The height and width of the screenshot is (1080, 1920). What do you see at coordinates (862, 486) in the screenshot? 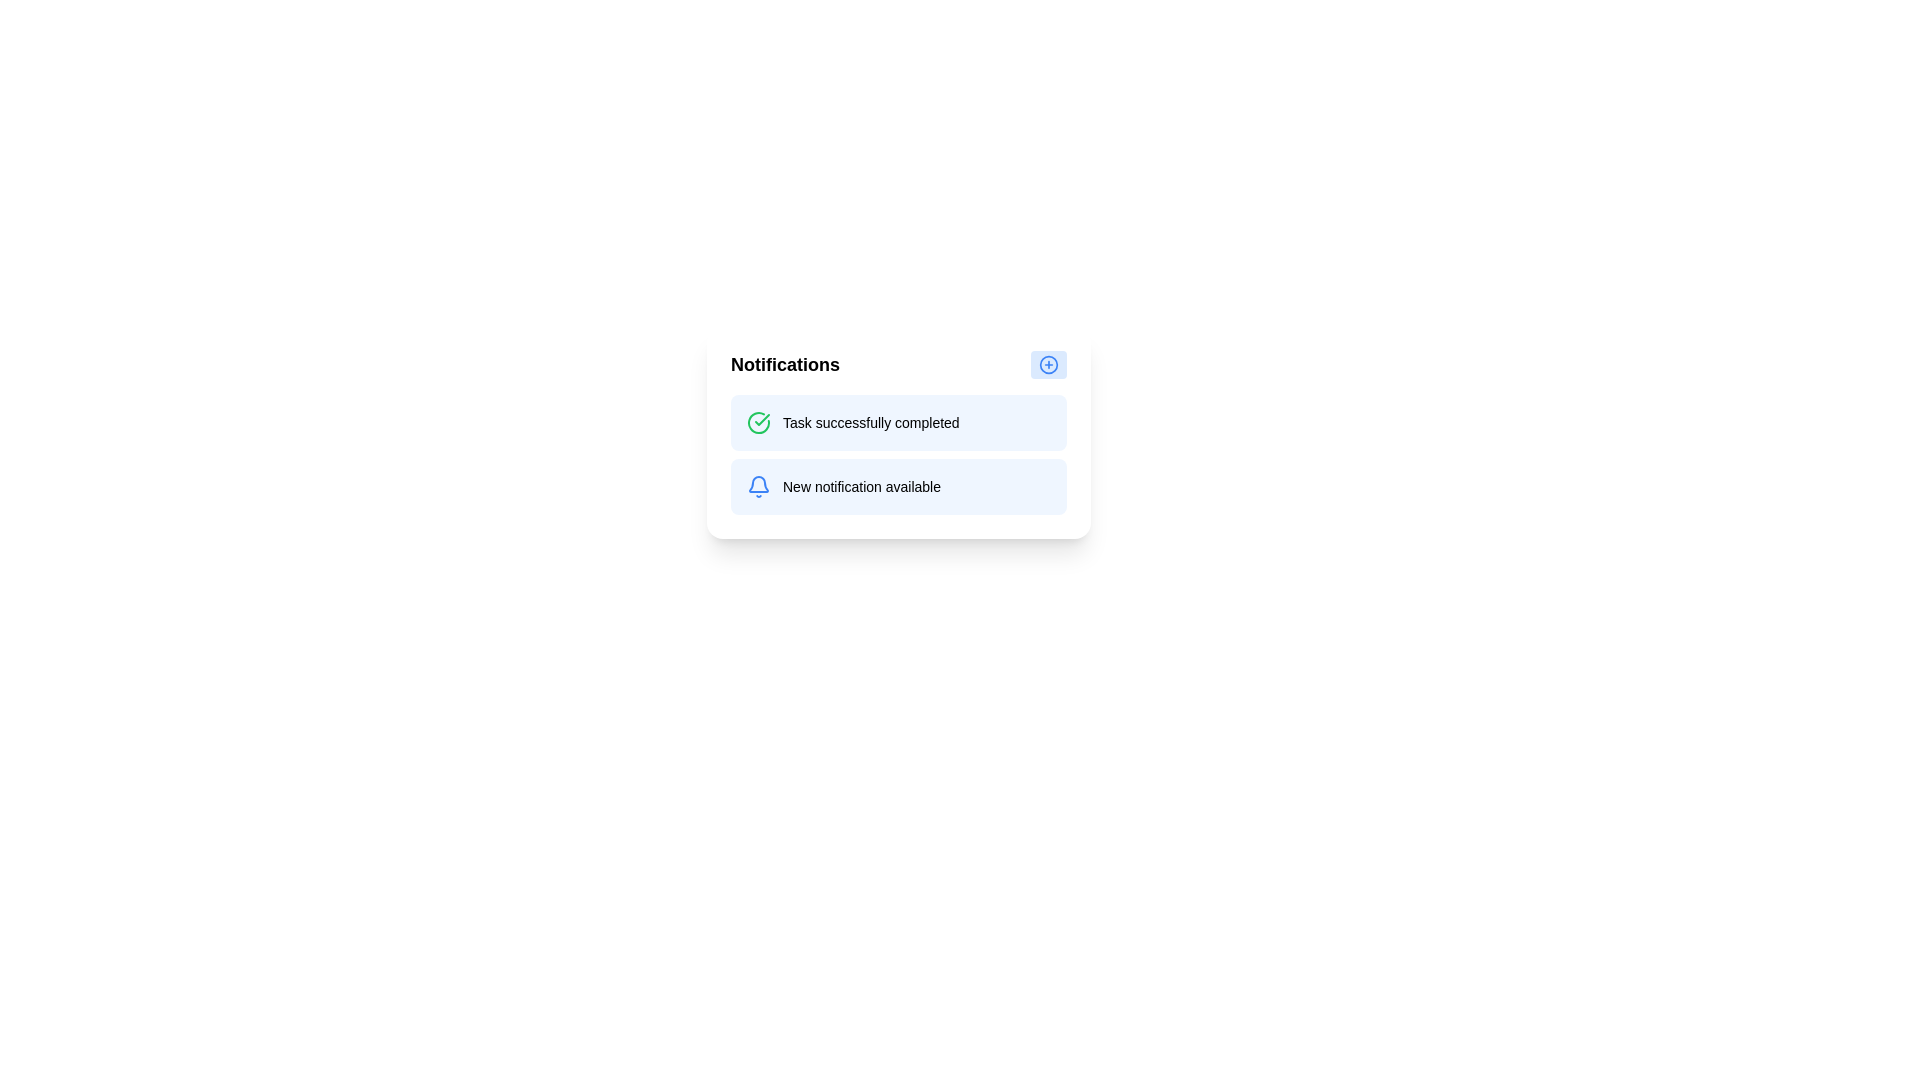
I see `the descriptive text of the second notification under the 'Notifications' section, which informs users about a new notification being available` at bounding box center [862, 486].